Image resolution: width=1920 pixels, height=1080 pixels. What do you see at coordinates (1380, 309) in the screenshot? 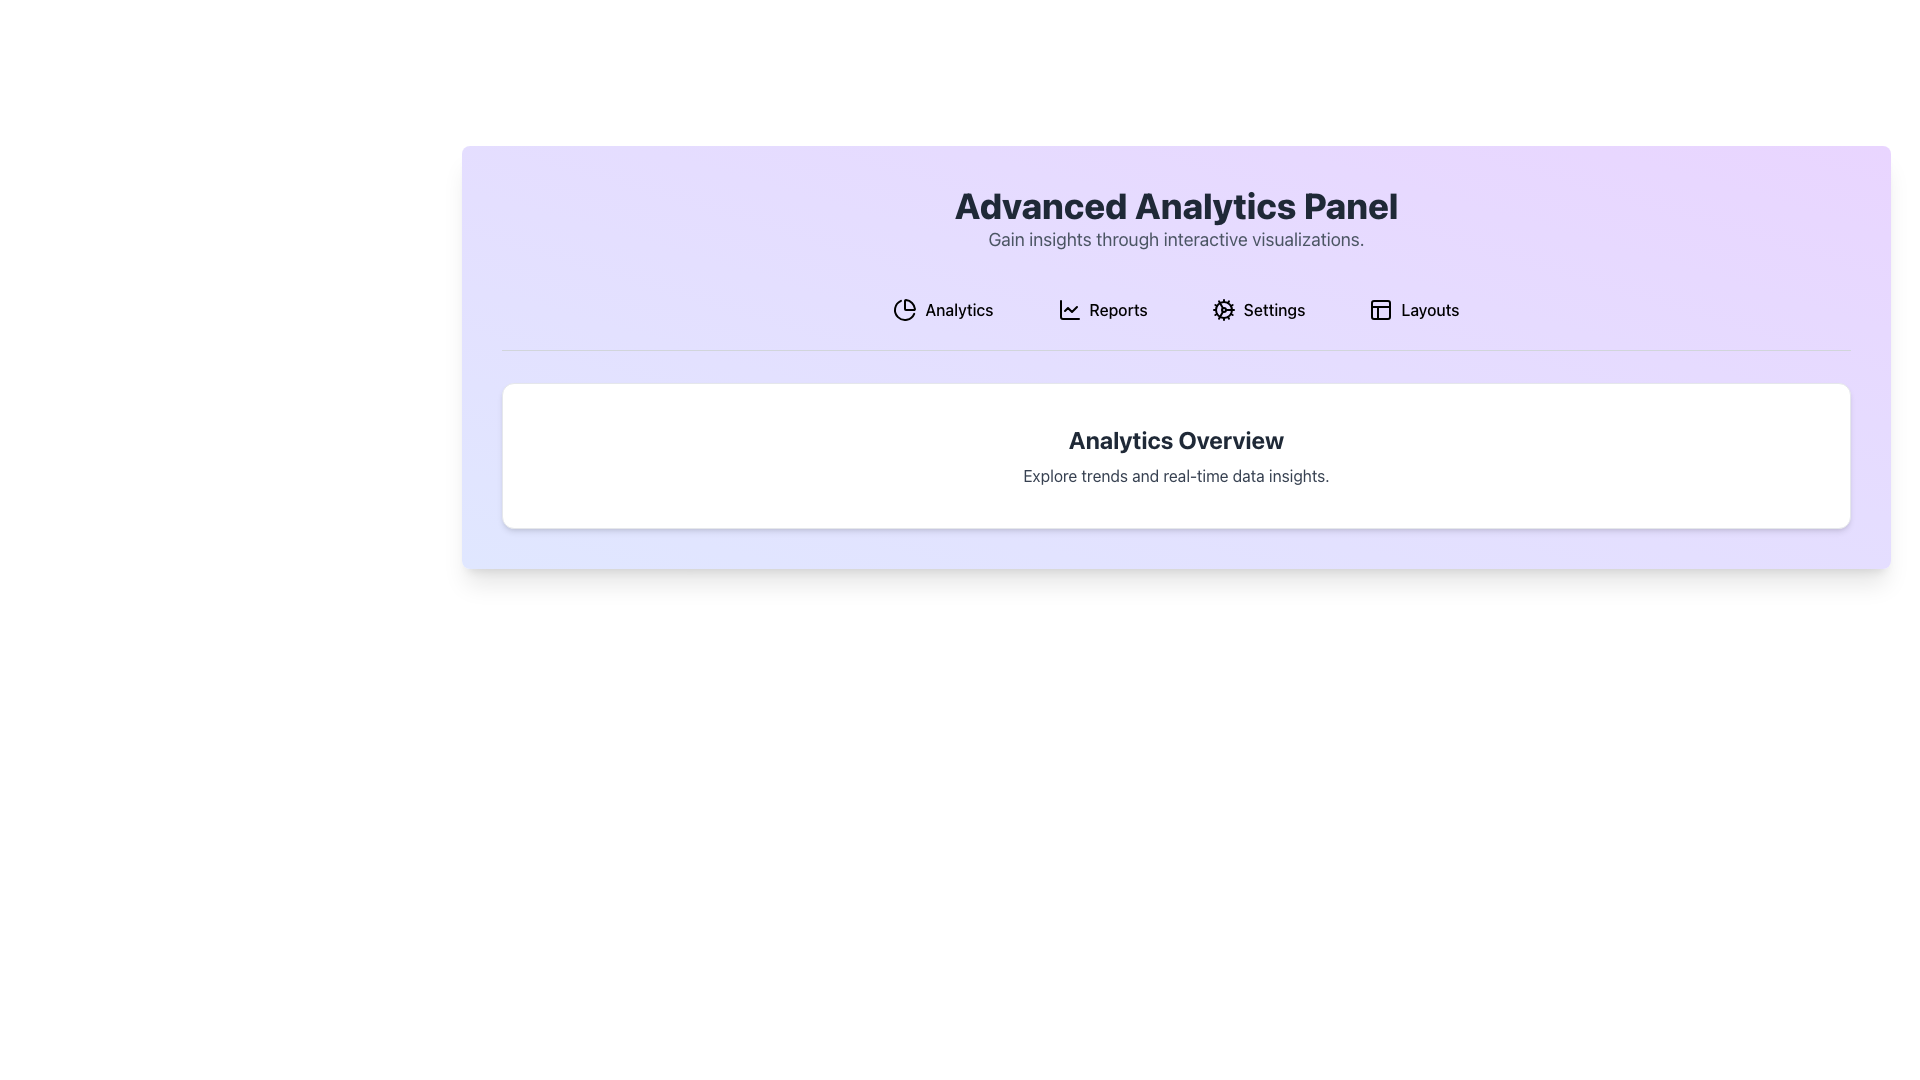
I see `the rectangular icon styled as a grid layout in the navigation header, located next to the 'Layouts' label` at bounding box center [1380, 309].